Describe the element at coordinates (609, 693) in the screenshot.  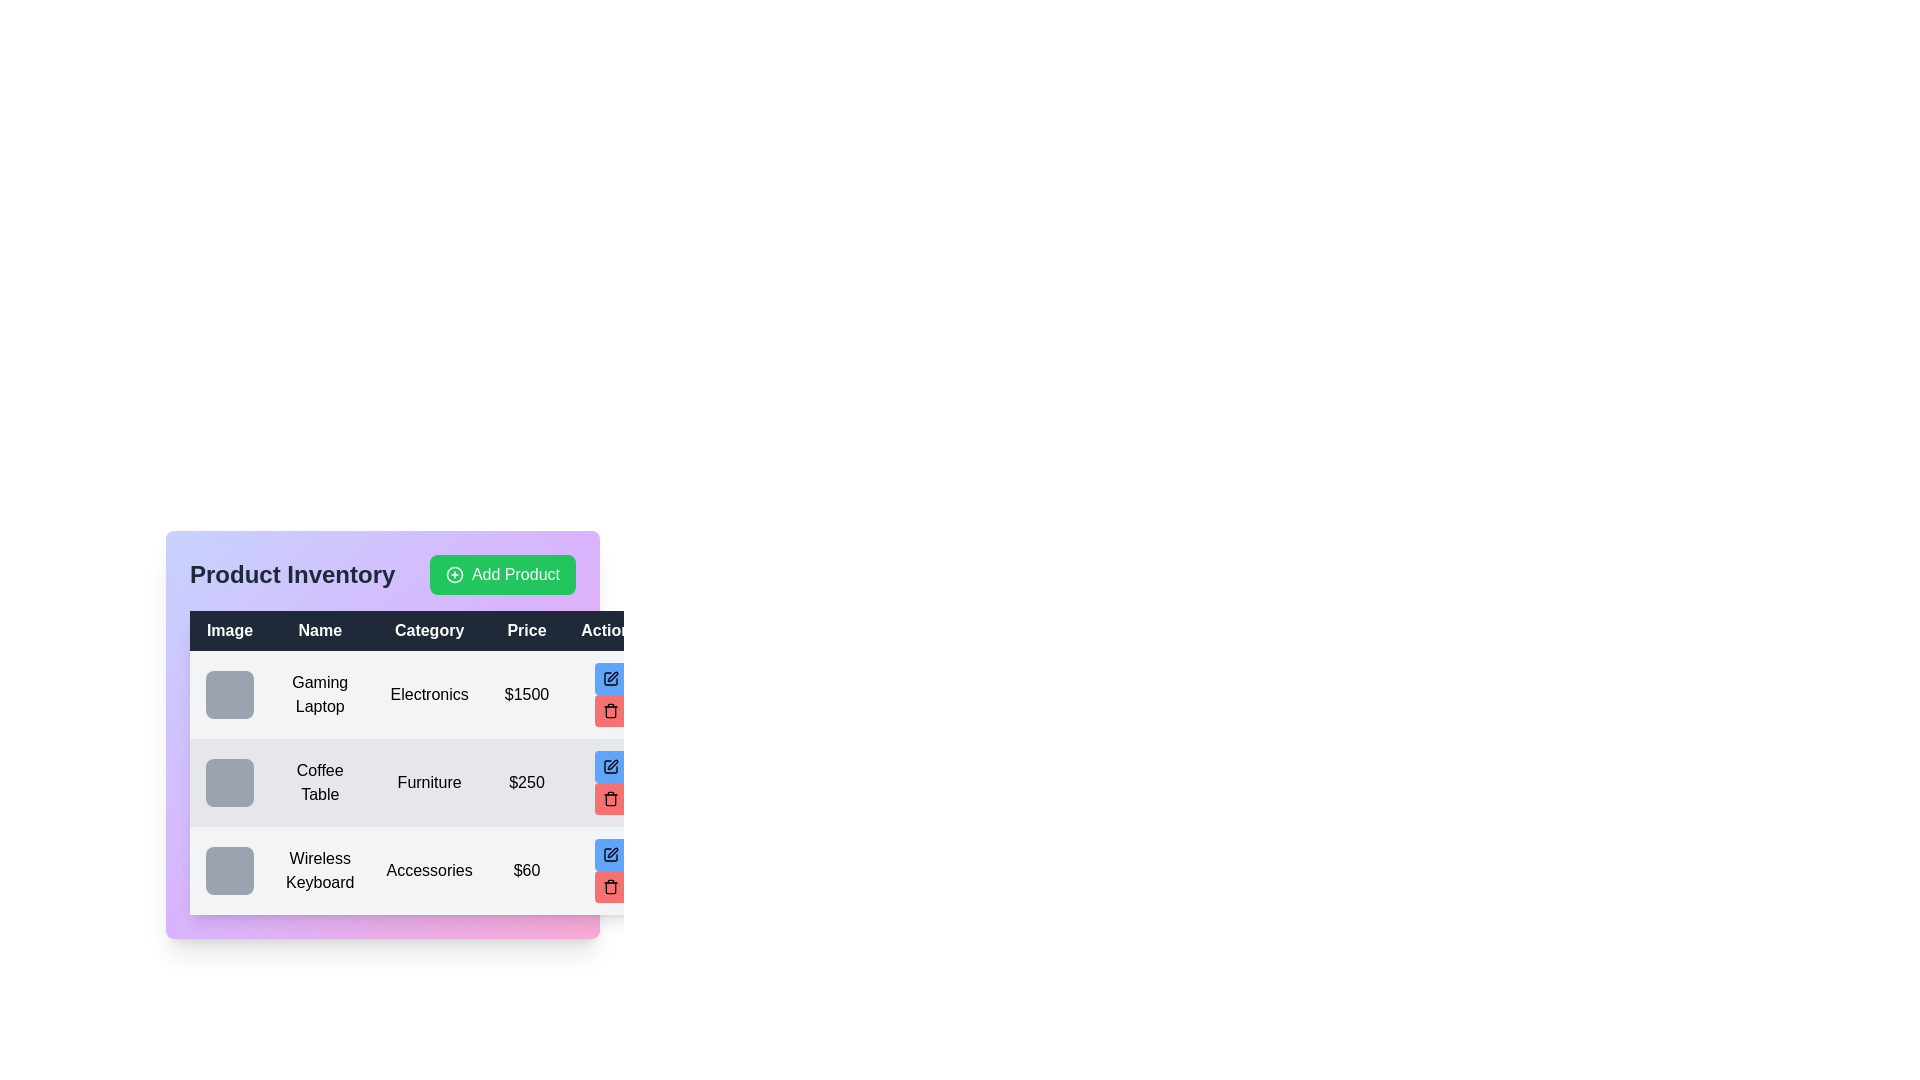
I see `the red button with a black trash can icon in the 'Action' column of the 'Gaming Laptop' entry` at that location.